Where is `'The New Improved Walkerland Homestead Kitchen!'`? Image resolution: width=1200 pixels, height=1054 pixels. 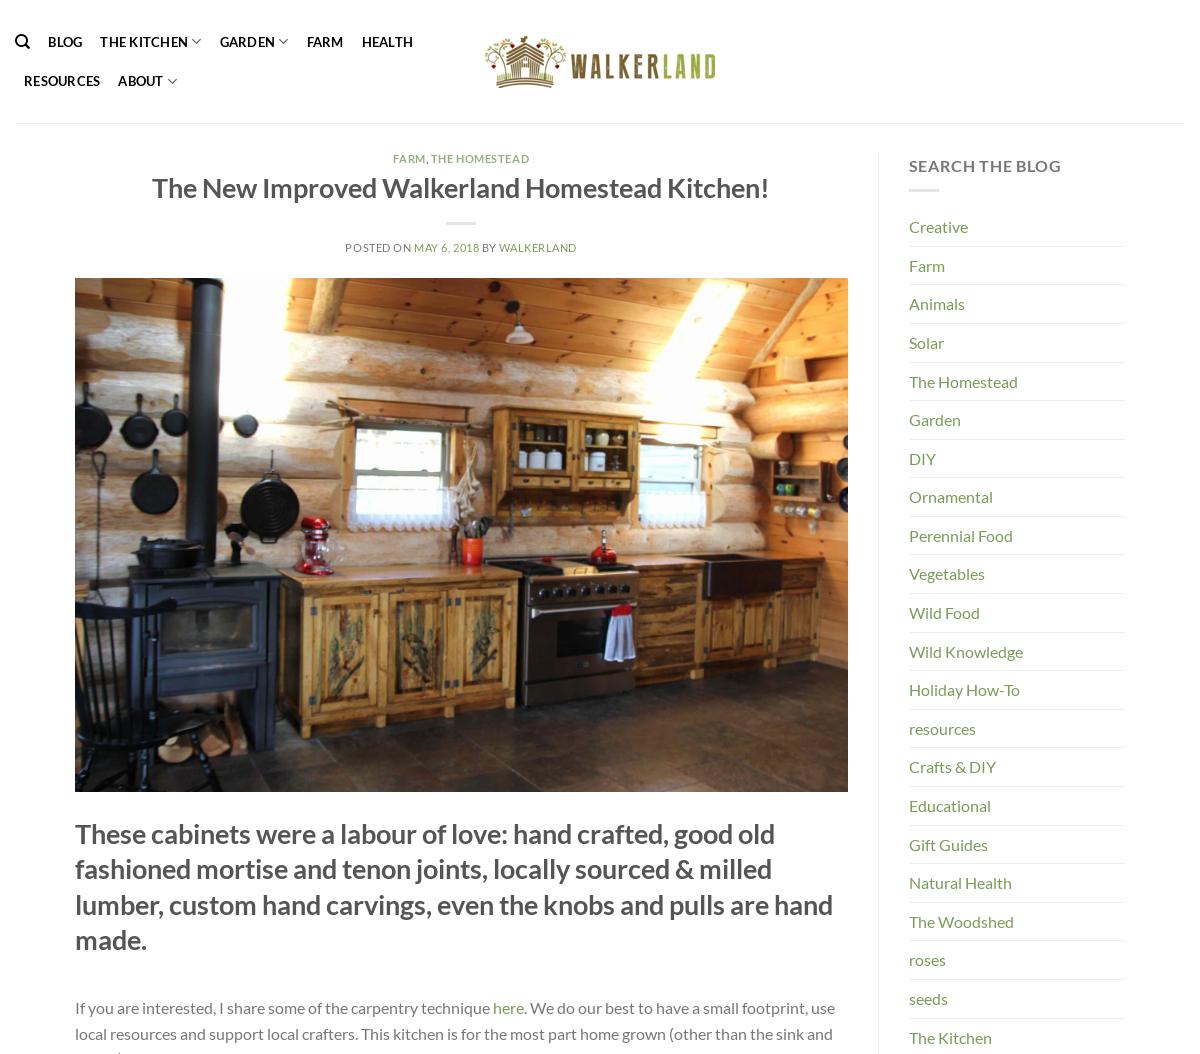
'The New Improved Walkerland Homestead Kitchen!' is located at coordinates (151, 186).